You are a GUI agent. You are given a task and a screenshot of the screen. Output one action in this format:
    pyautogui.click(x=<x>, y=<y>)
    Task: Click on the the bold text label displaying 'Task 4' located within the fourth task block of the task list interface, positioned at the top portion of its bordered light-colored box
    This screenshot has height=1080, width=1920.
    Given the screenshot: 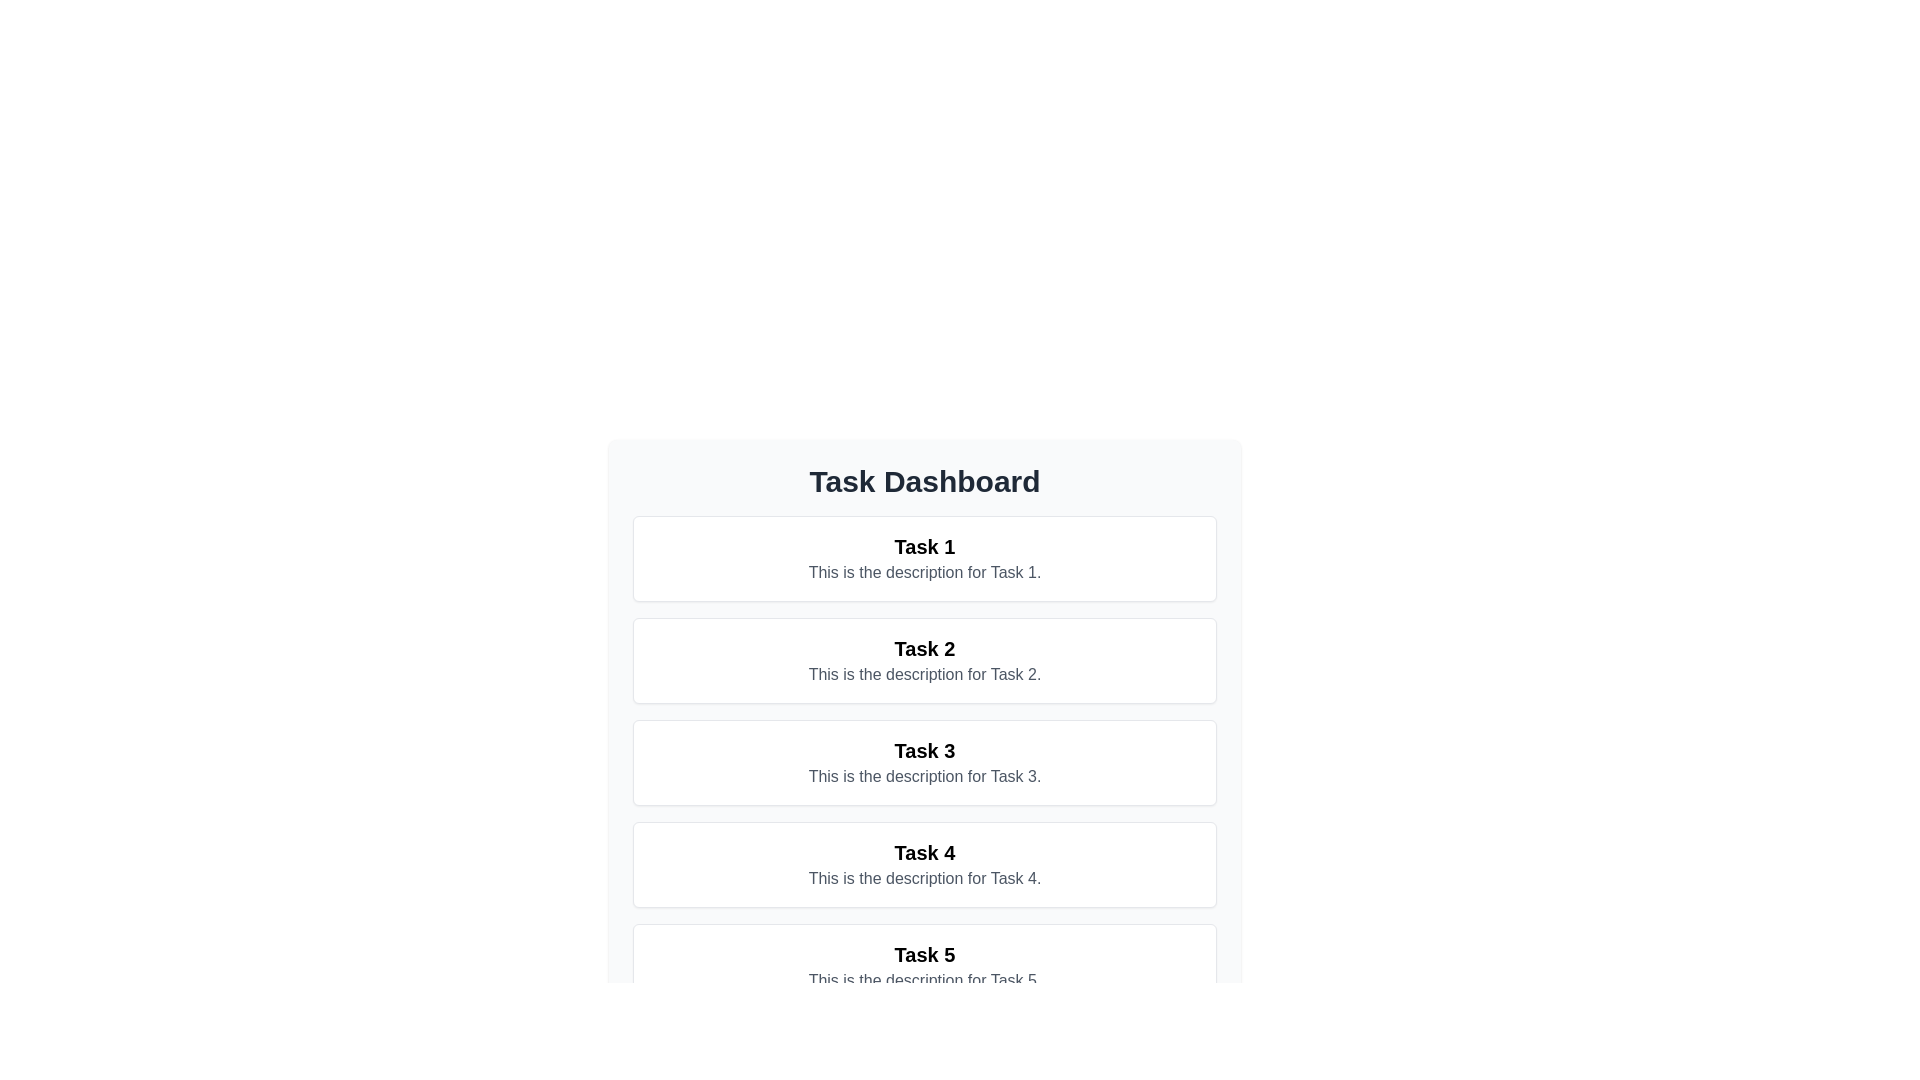 What is the action you would take?
    pyautogui.click(x=924, y=852)
    